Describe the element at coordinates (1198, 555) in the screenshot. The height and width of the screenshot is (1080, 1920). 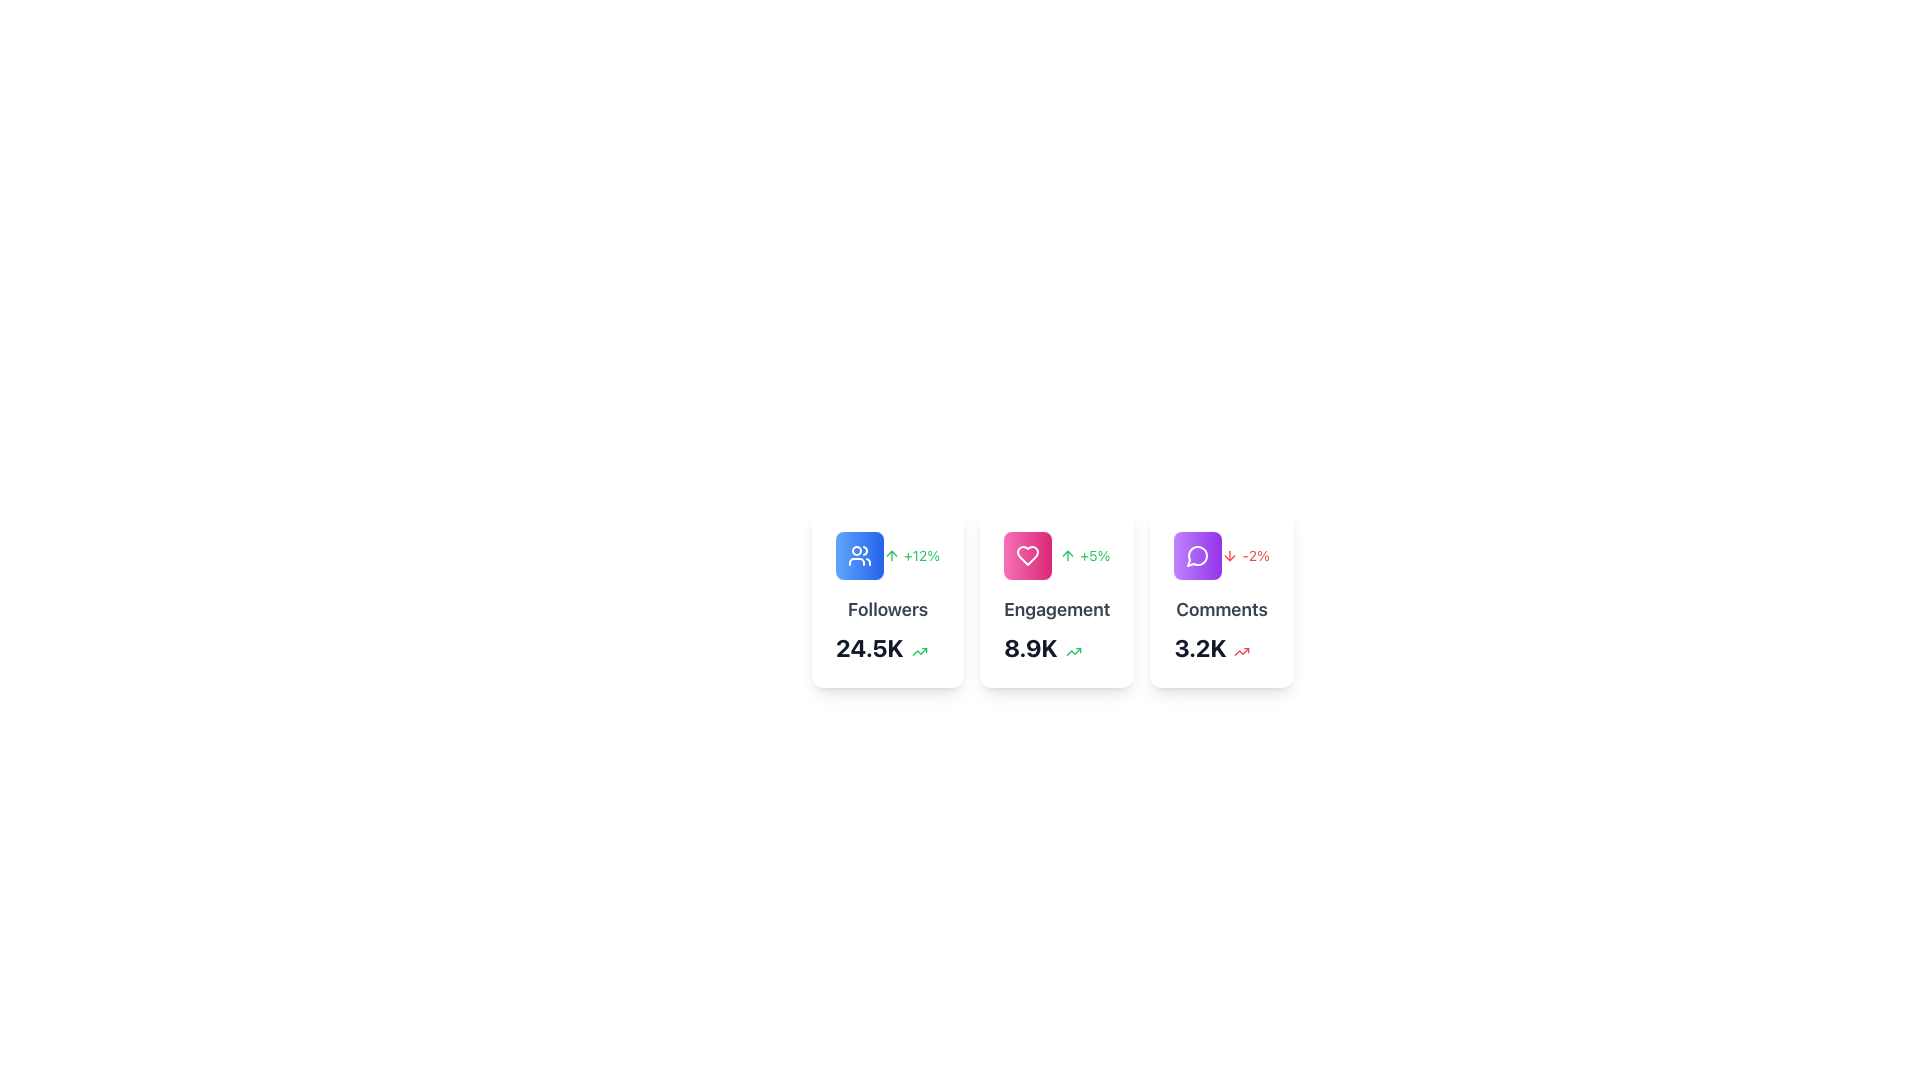
I see `the 'Comments' icon button, which represents the comments statistic with a speech bubble symbol` at that location.